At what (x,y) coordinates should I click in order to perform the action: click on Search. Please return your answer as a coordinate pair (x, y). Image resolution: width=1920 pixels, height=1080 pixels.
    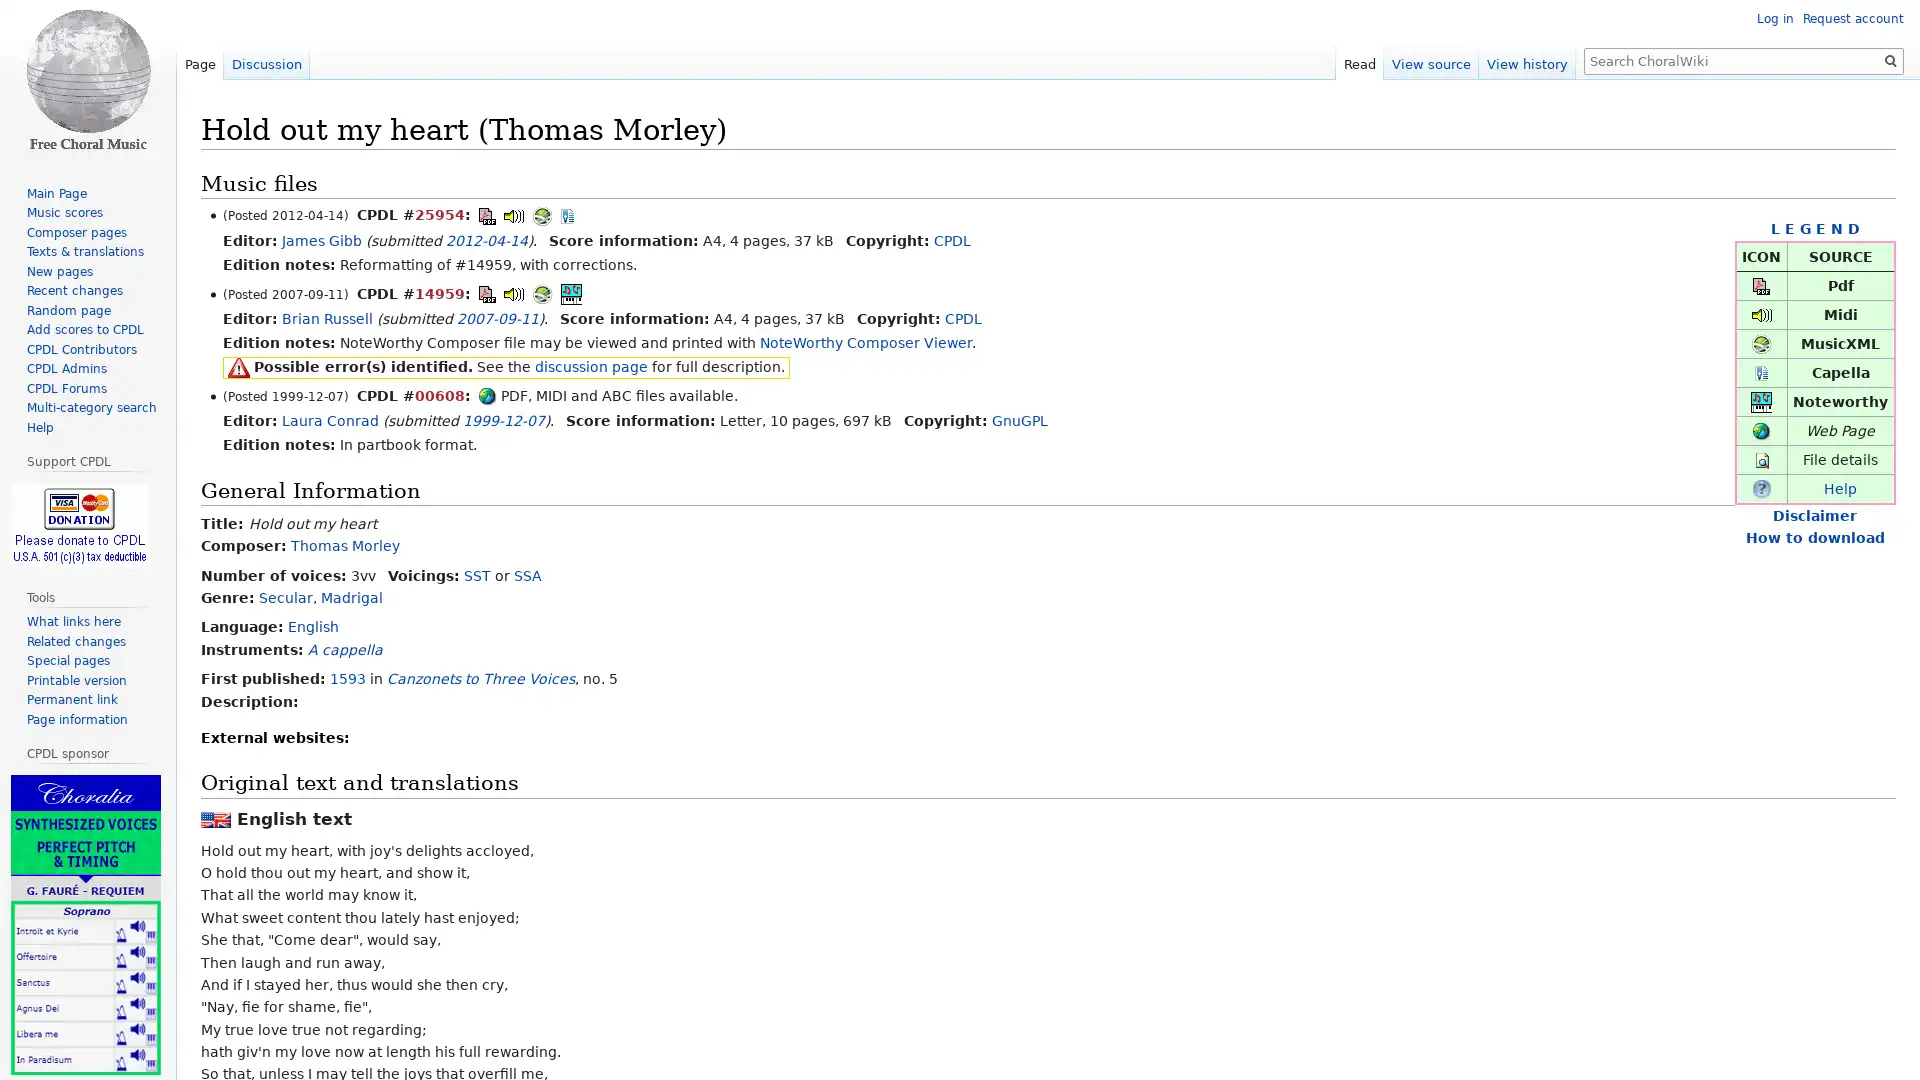
    Looking at the image, I should click on (1890, 60).